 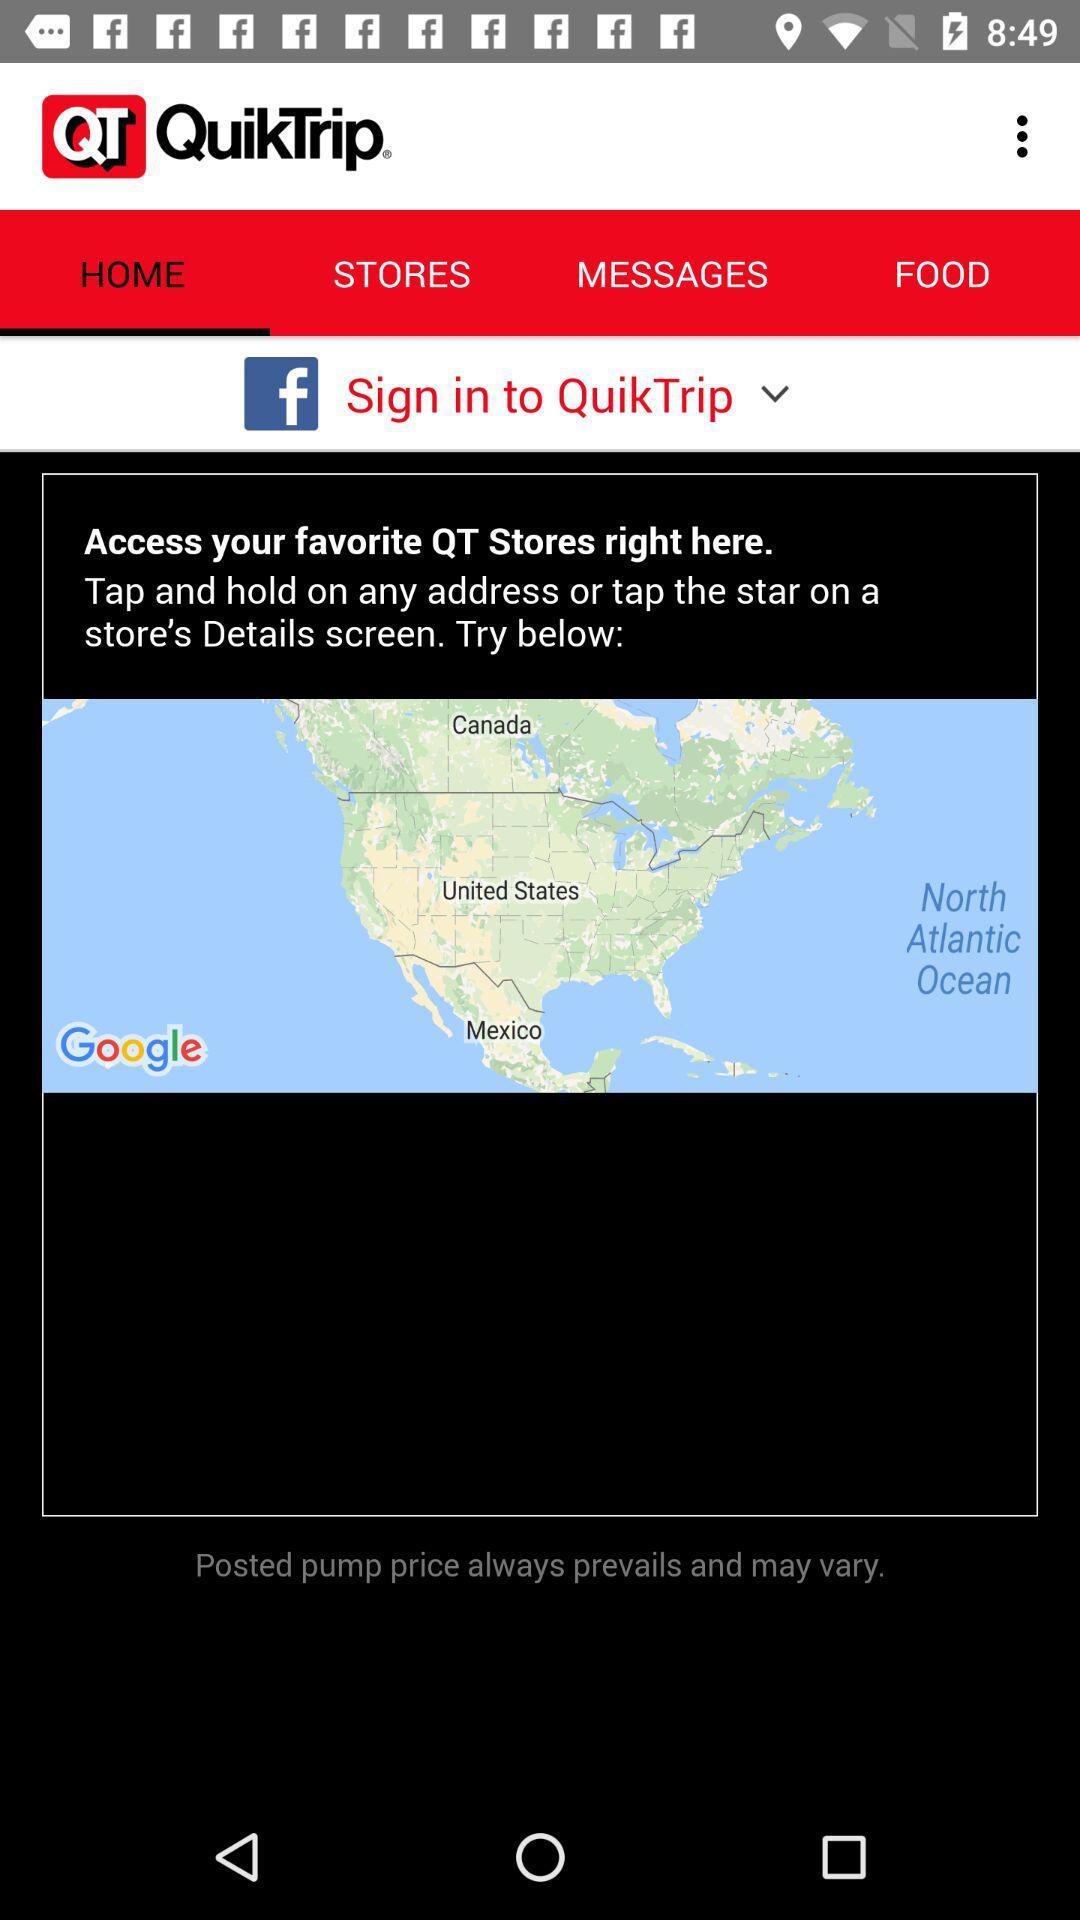 What do you see at coordinates (540, 894) in the screenshot?
I see `the icon at the center` at bounding box center [540, 894].